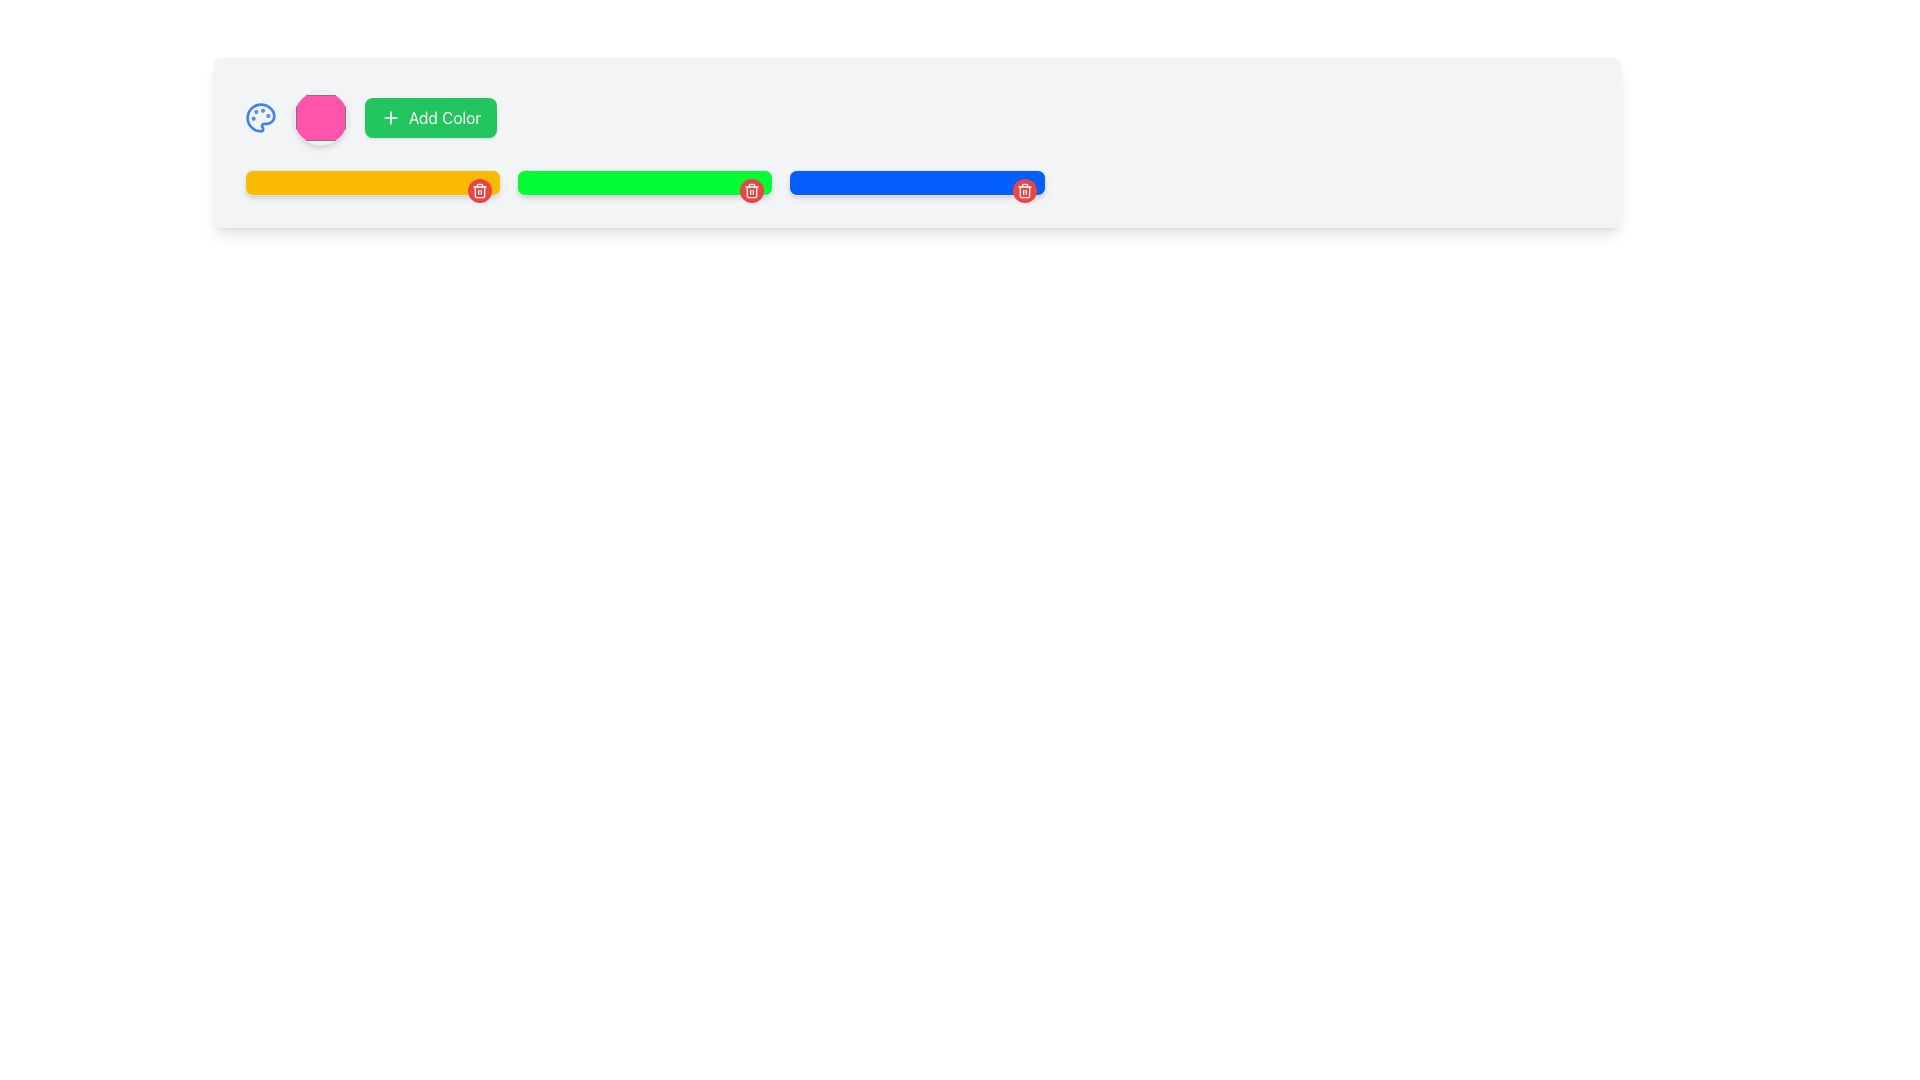  Describe the element at coordinates (390, 118) in the screenshot. I see `the green circular icon with a white plus symbol located on the left side of the 'Add Color' button` at that location.